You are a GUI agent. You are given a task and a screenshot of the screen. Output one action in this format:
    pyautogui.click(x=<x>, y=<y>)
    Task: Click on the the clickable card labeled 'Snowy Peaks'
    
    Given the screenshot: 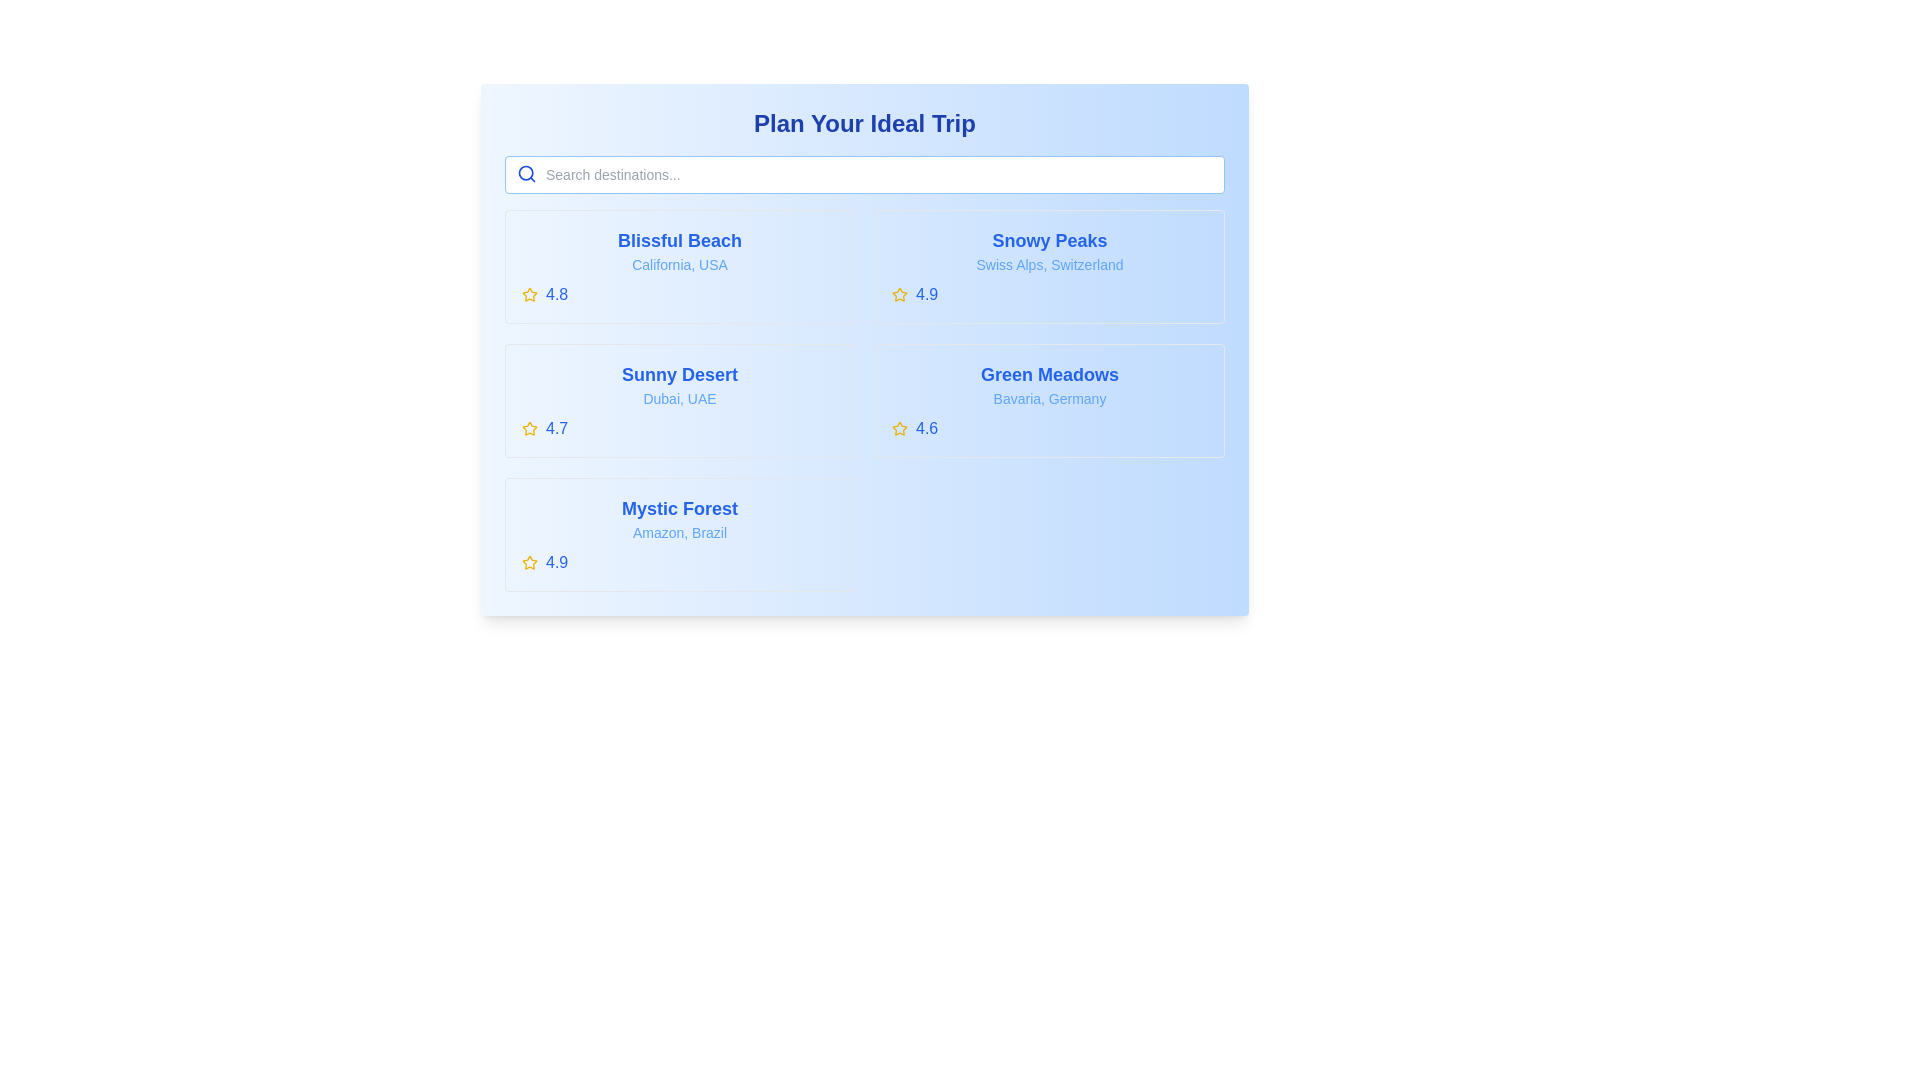 What is the action you would take?
    pyautogui.click(x=1049, y=265)
    